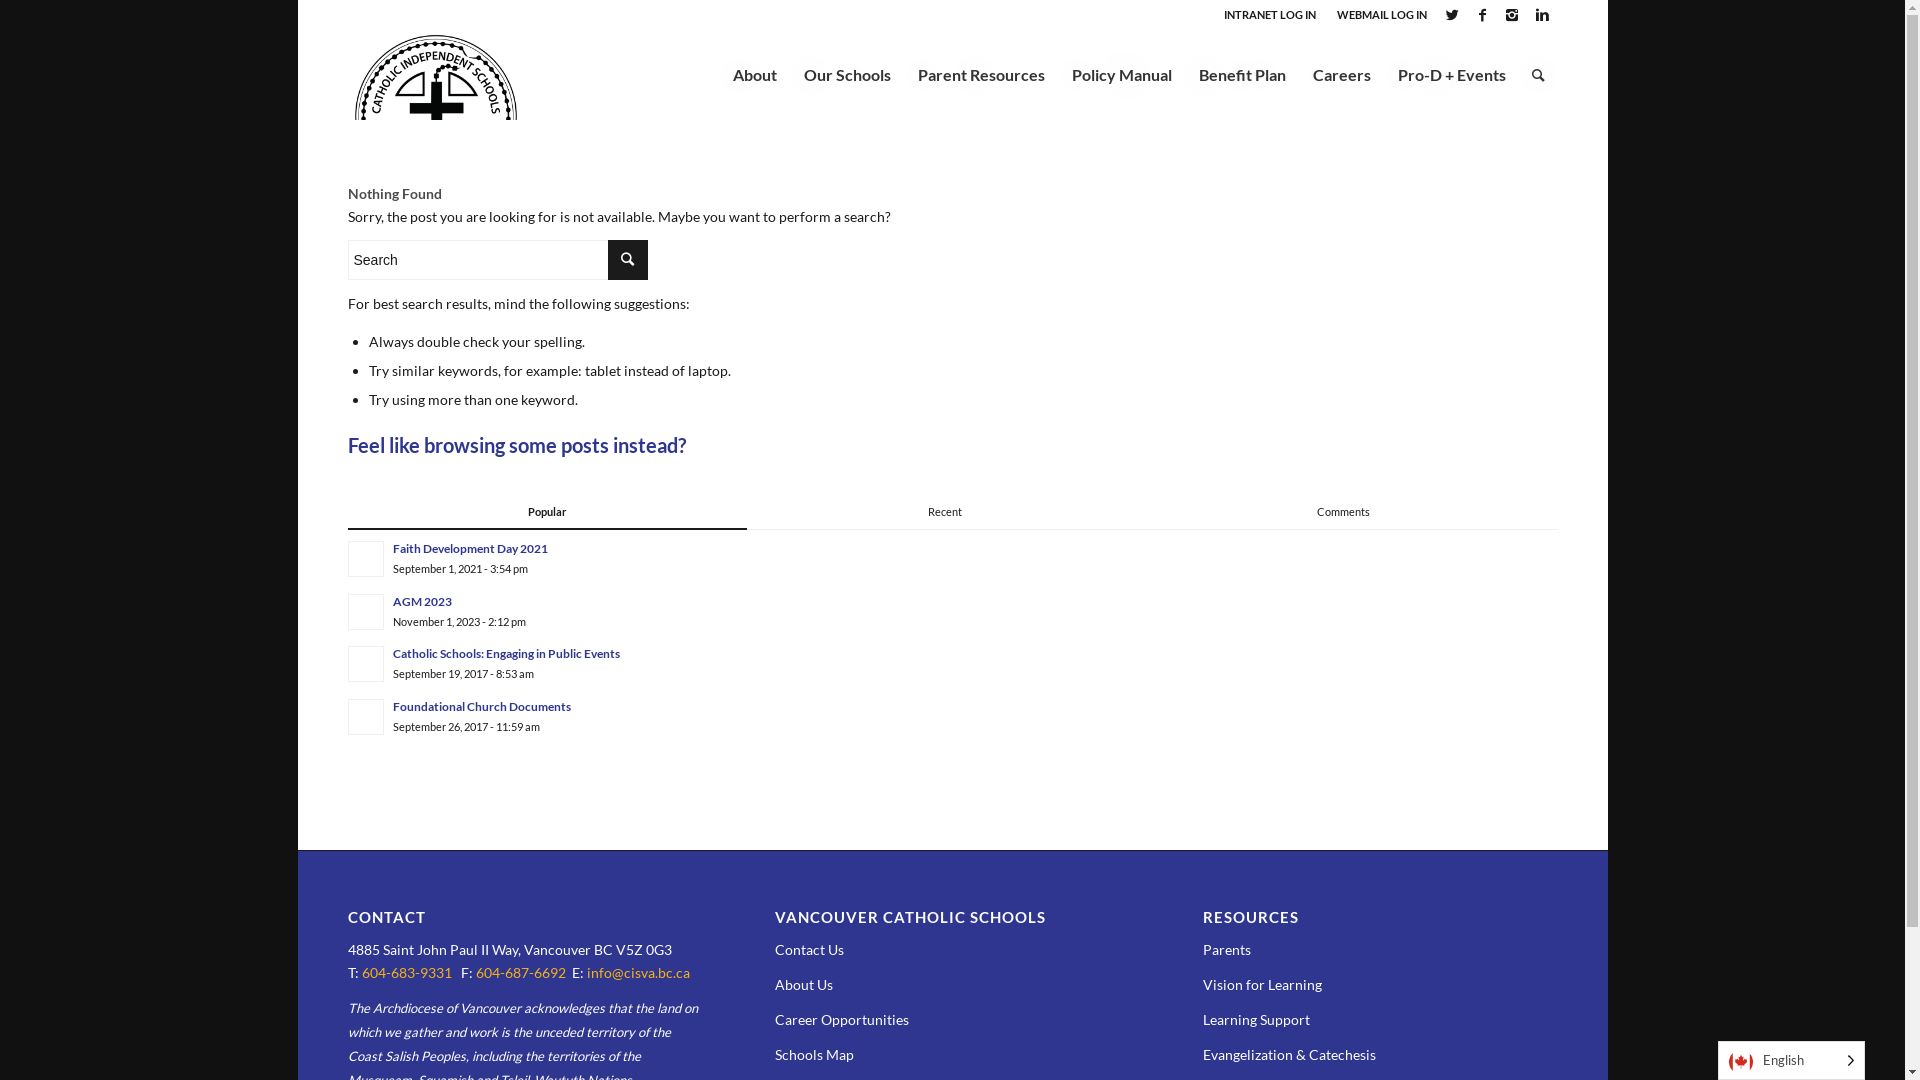 The image size is (1920, 1080). Describe the element at coordinates (1541, 15) in the screenshot. I see `'Linkedin'` at that location.